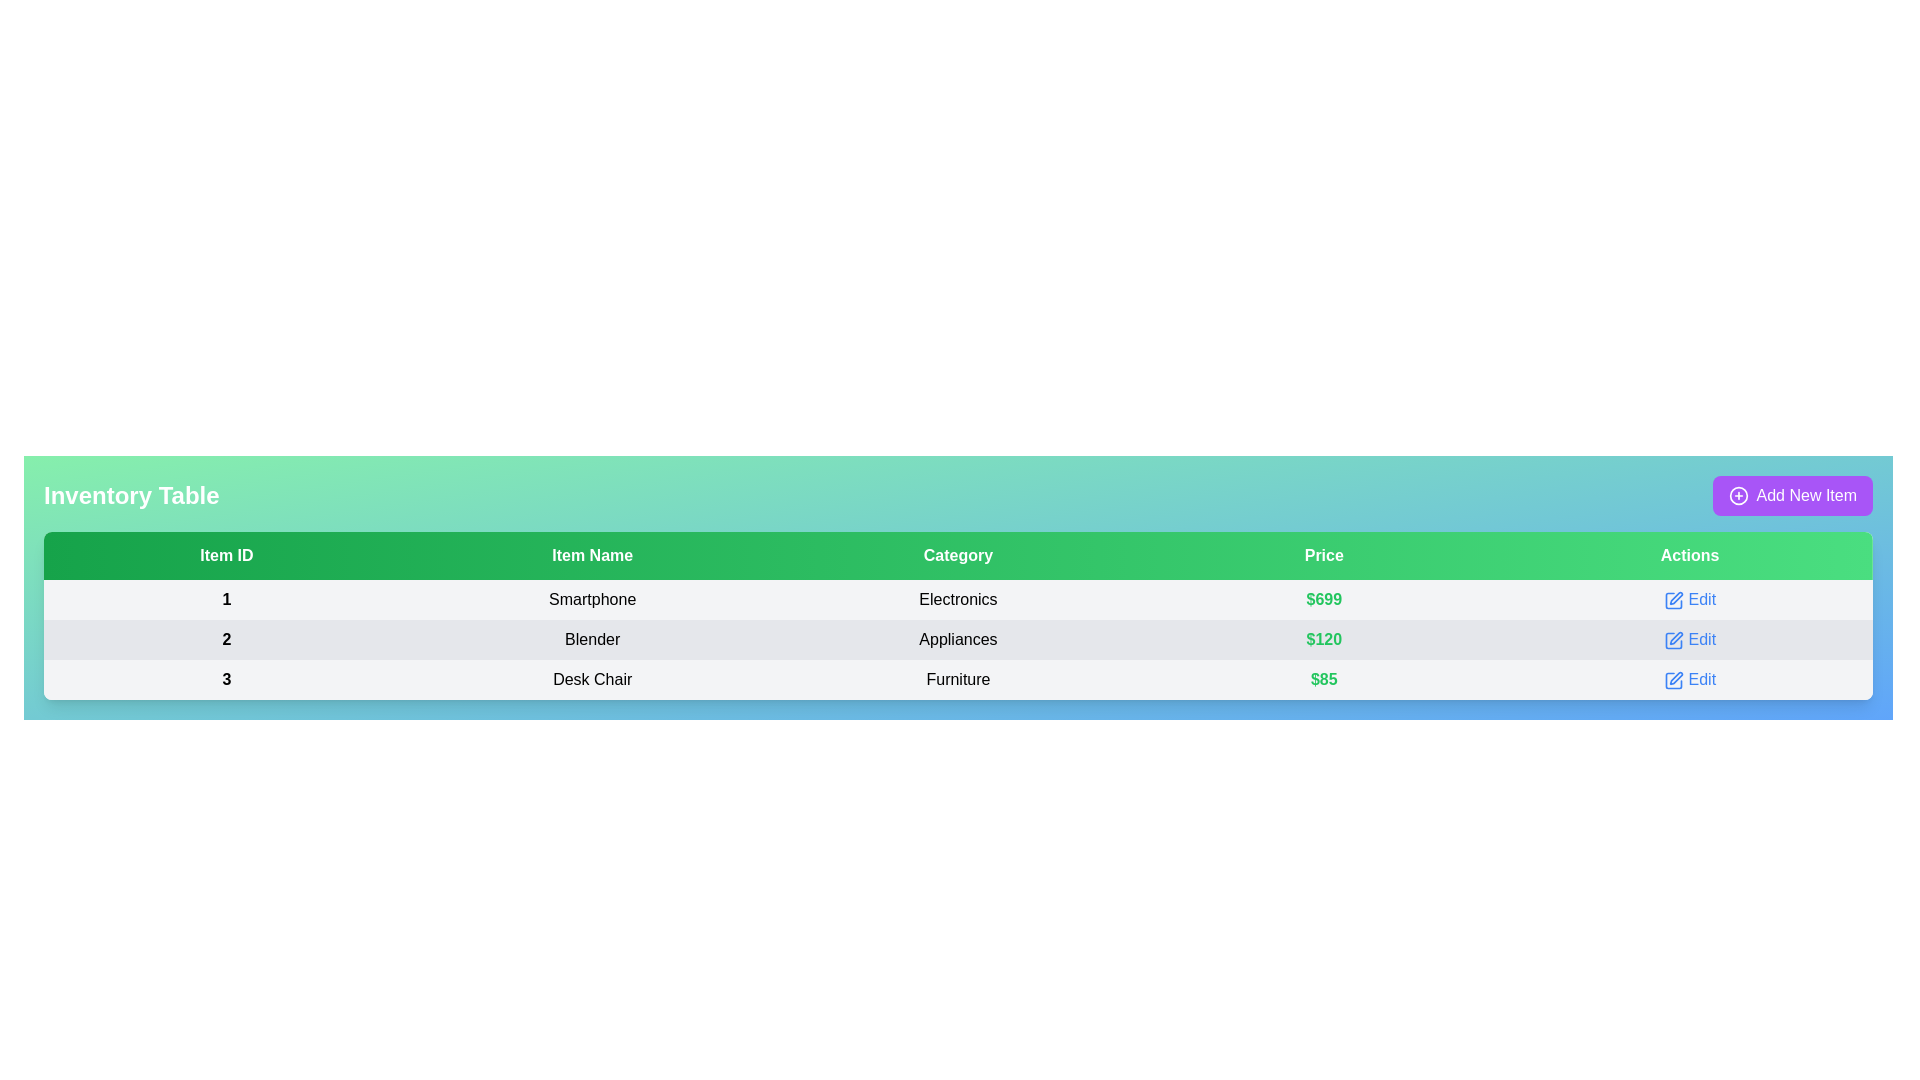  I want to click on the text label indicating the category 'Appliances' for the item 'Blender', so click(957, 640).